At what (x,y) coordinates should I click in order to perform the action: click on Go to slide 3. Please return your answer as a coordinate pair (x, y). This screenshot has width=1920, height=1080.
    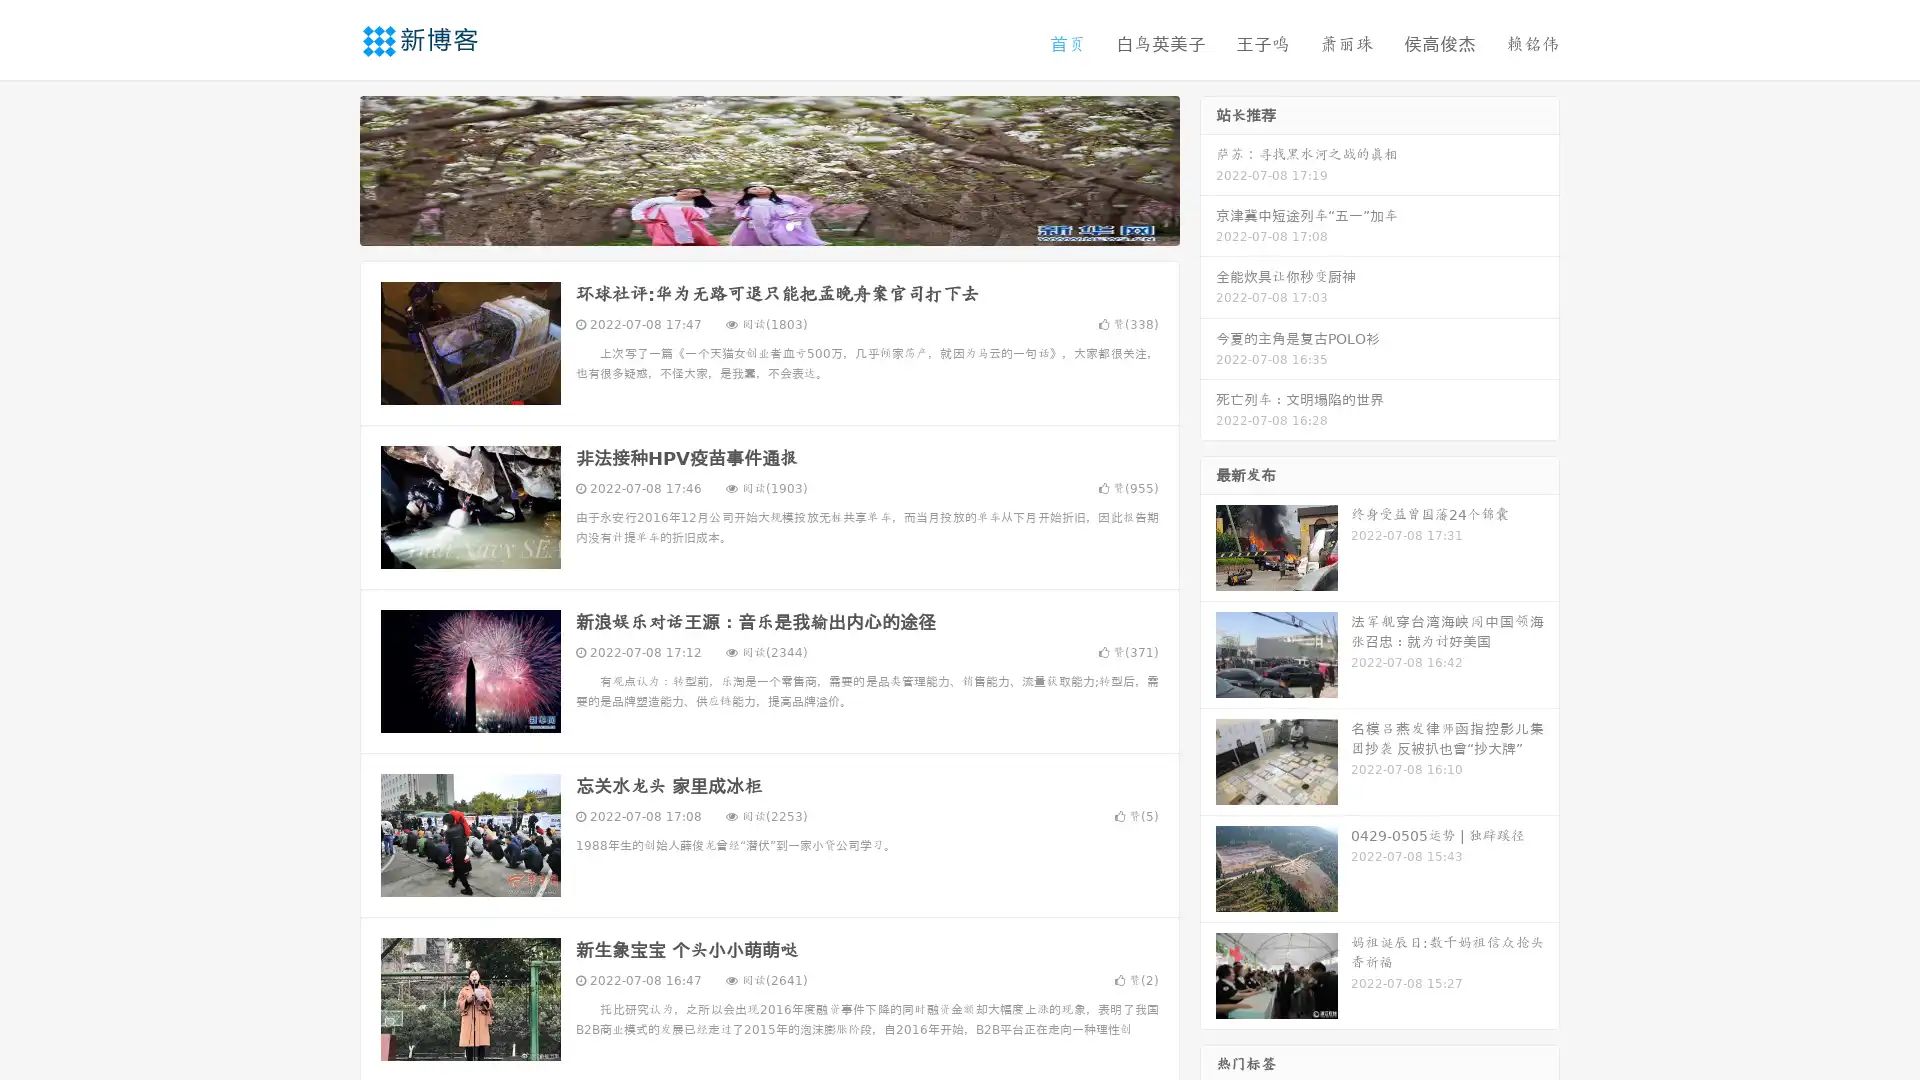
    Looking at the image, I should click on (789, 225).